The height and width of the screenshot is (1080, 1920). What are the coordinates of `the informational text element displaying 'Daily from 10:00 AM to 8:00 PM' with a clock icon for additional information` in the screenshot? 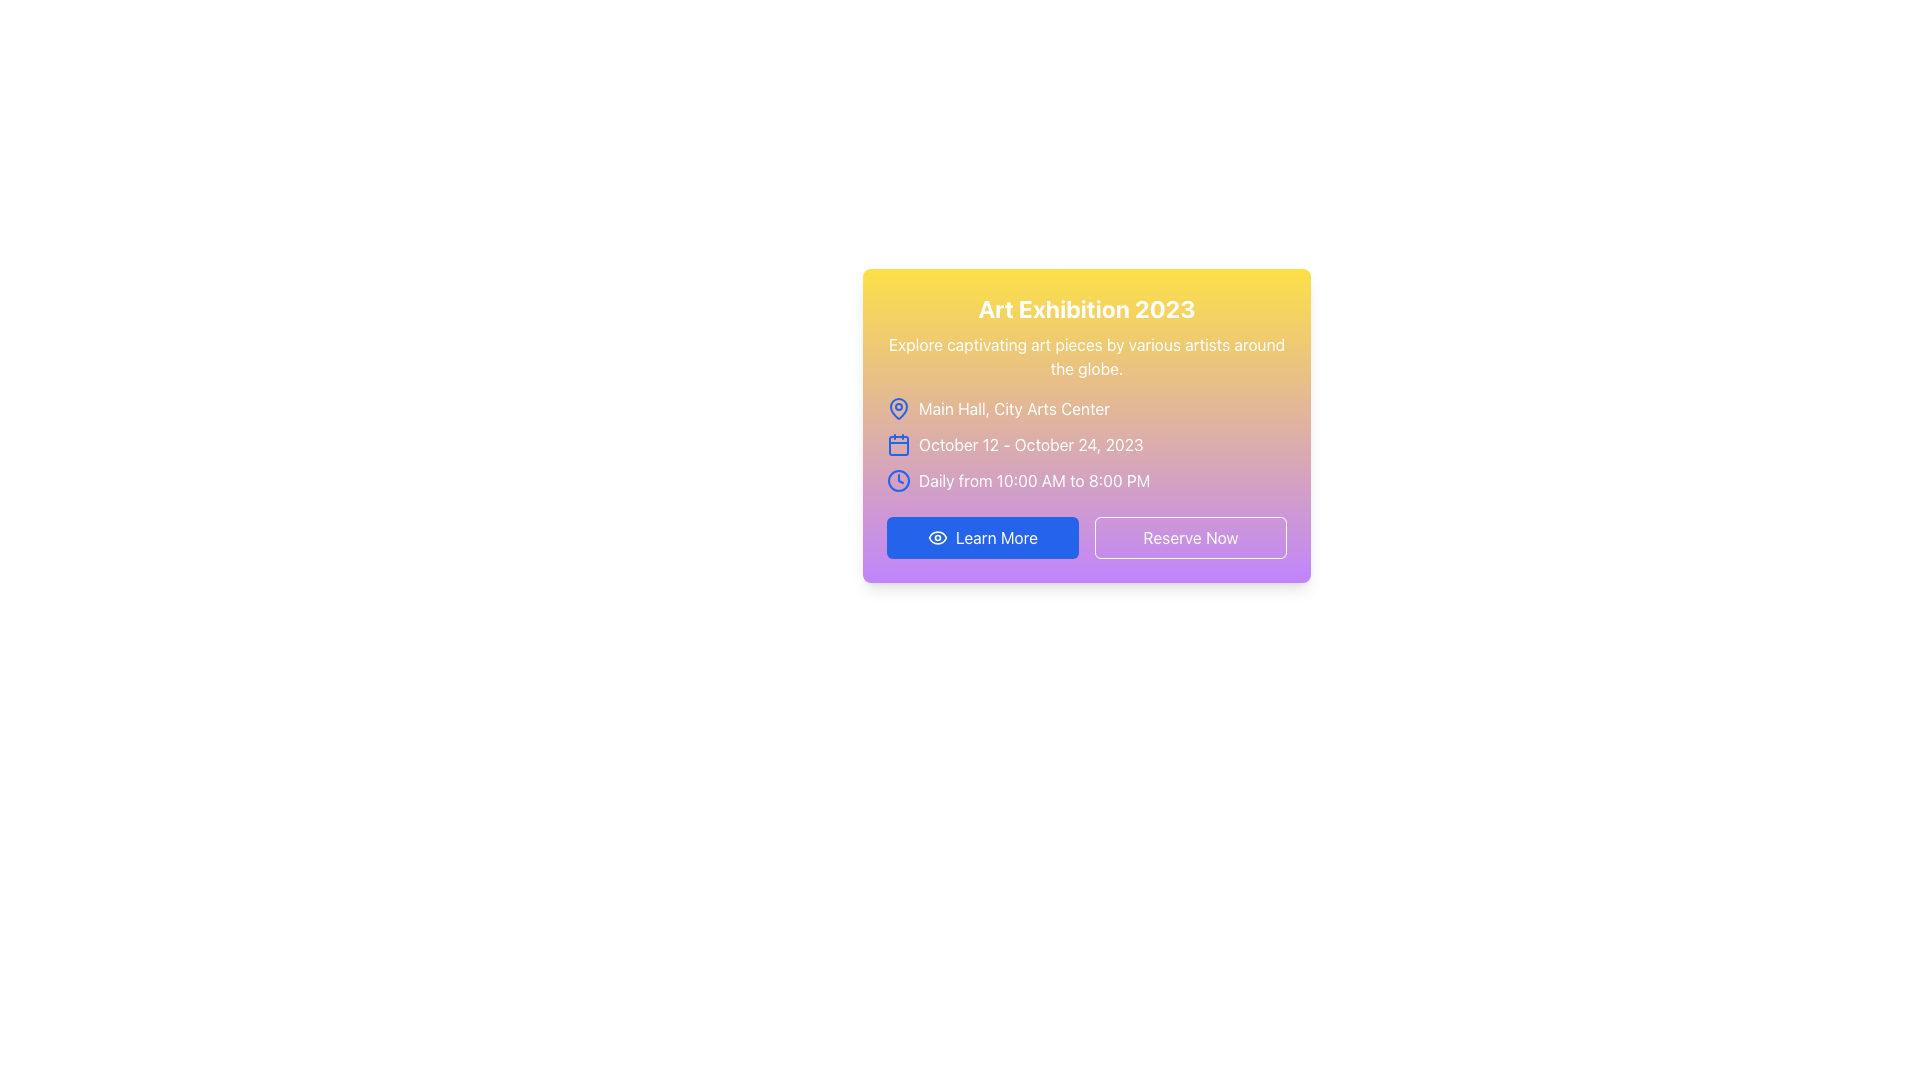 It's located at (1085, 481).